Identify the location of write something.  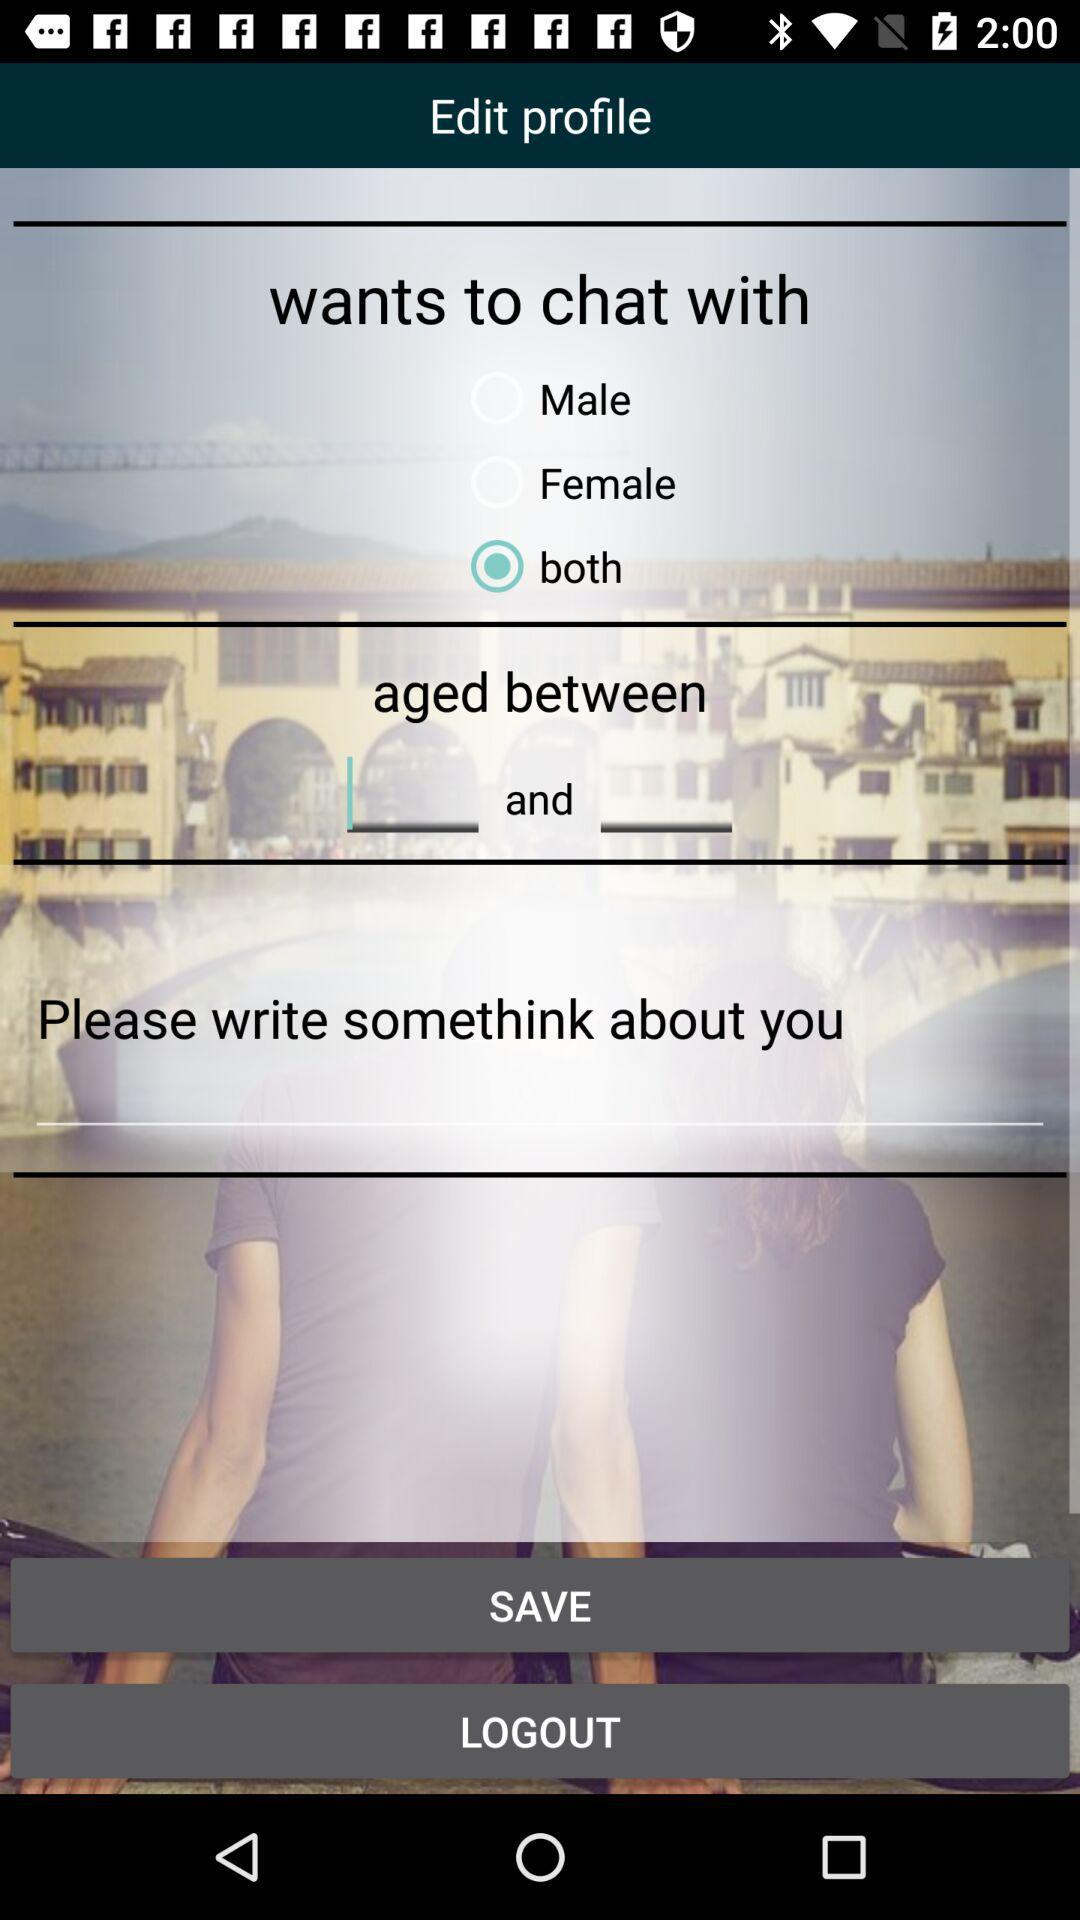
(540, 1018).